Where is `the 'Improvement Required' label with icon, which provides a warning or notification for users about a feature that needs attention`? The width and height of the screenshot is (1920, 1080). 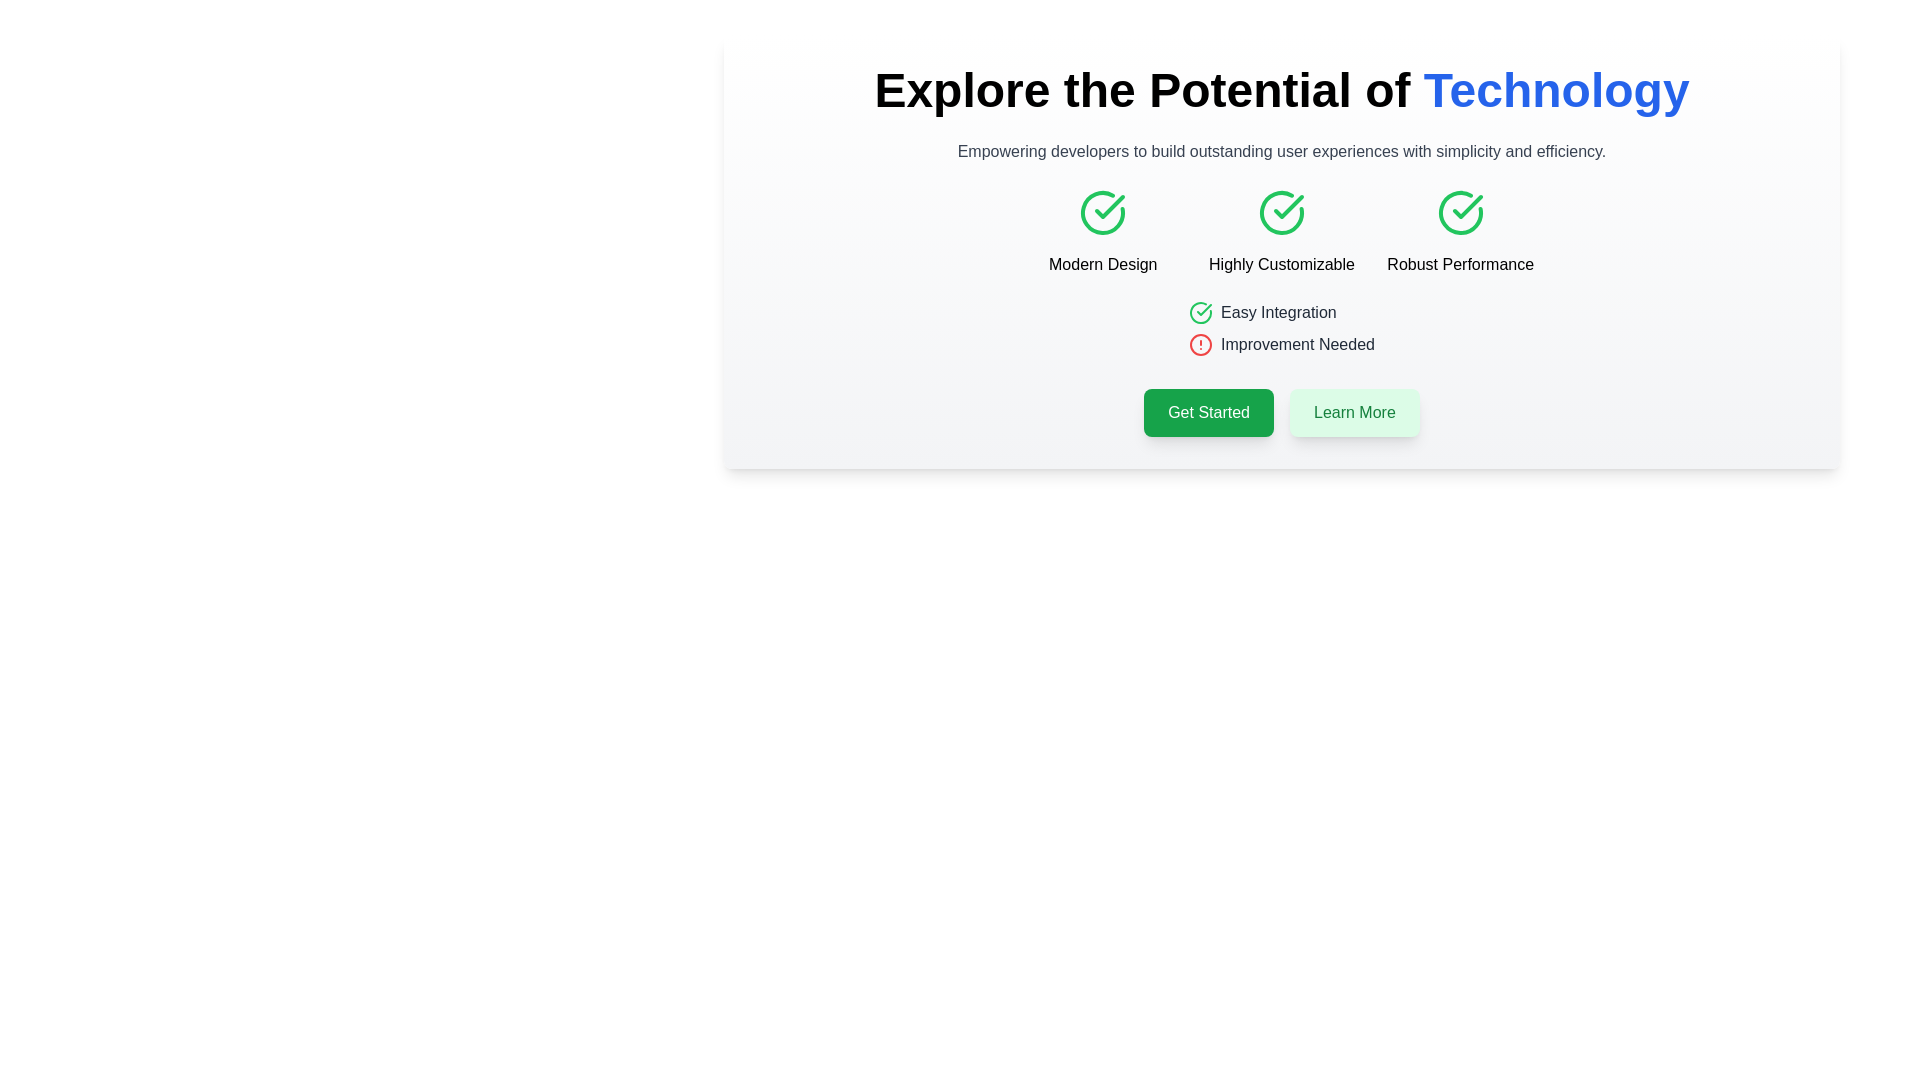
the 'Improvement Required' label with icon, which provides a warning or notification for users about a feature that needs attention is located at coordinates (1281, 343).